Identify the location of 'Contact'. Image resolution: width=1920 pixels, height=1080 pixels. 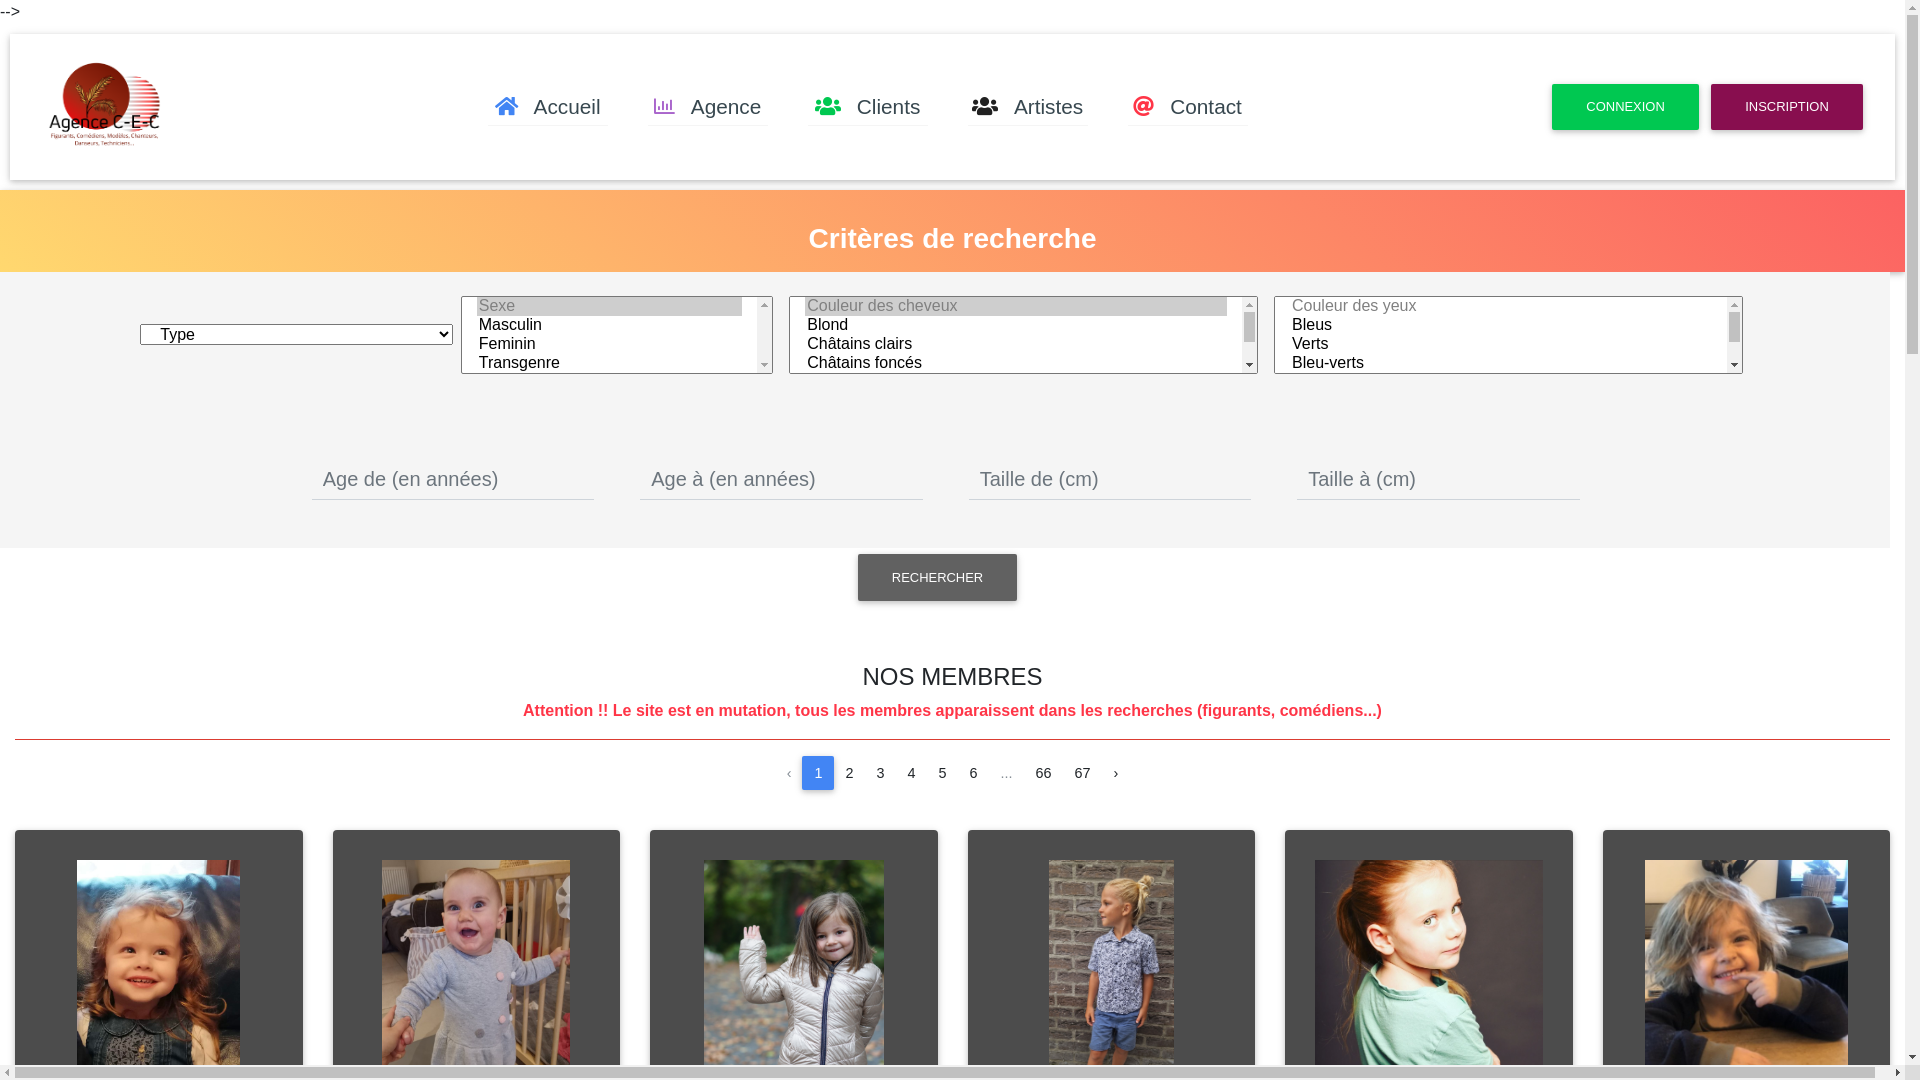
(1188, 107).